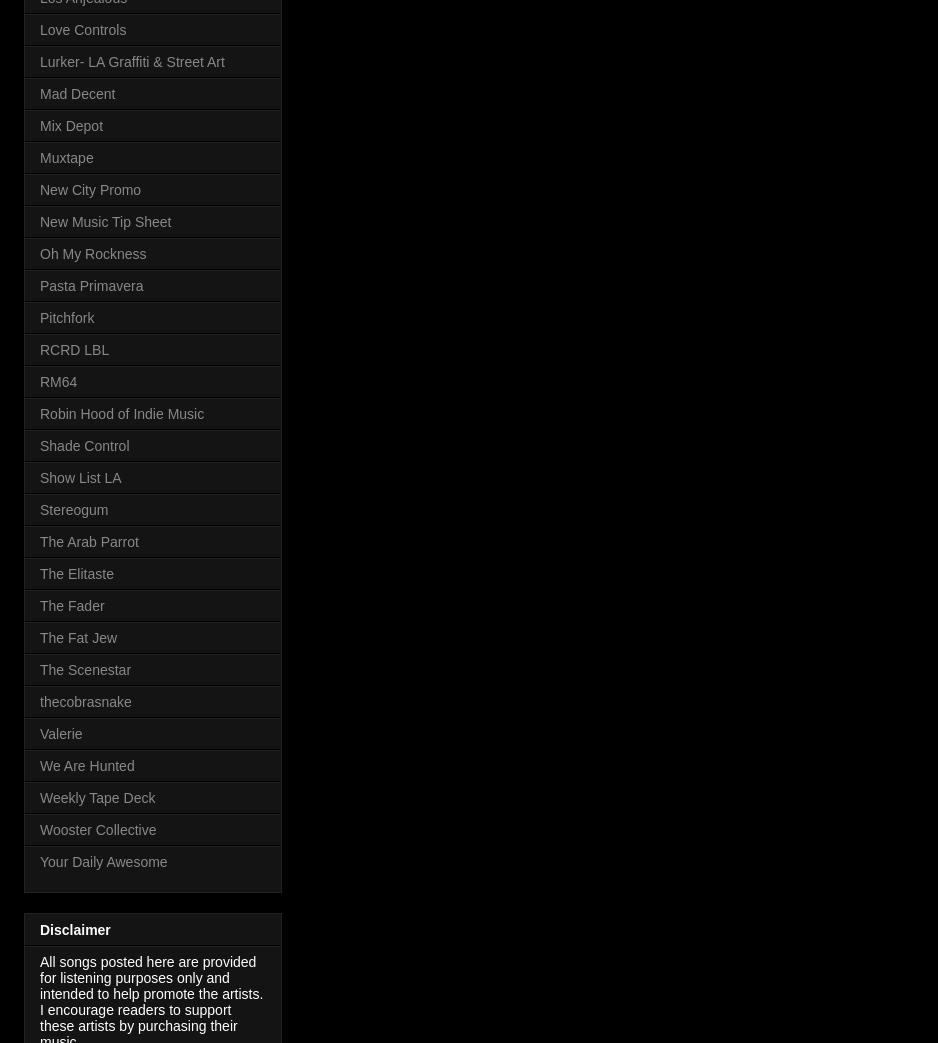 The height and width of the screenshot is (1043, 938). What do you see at coordinates (87, 764) in the screenshot?
I see `'We Are Hunted'` at bounding box center [87, 764].